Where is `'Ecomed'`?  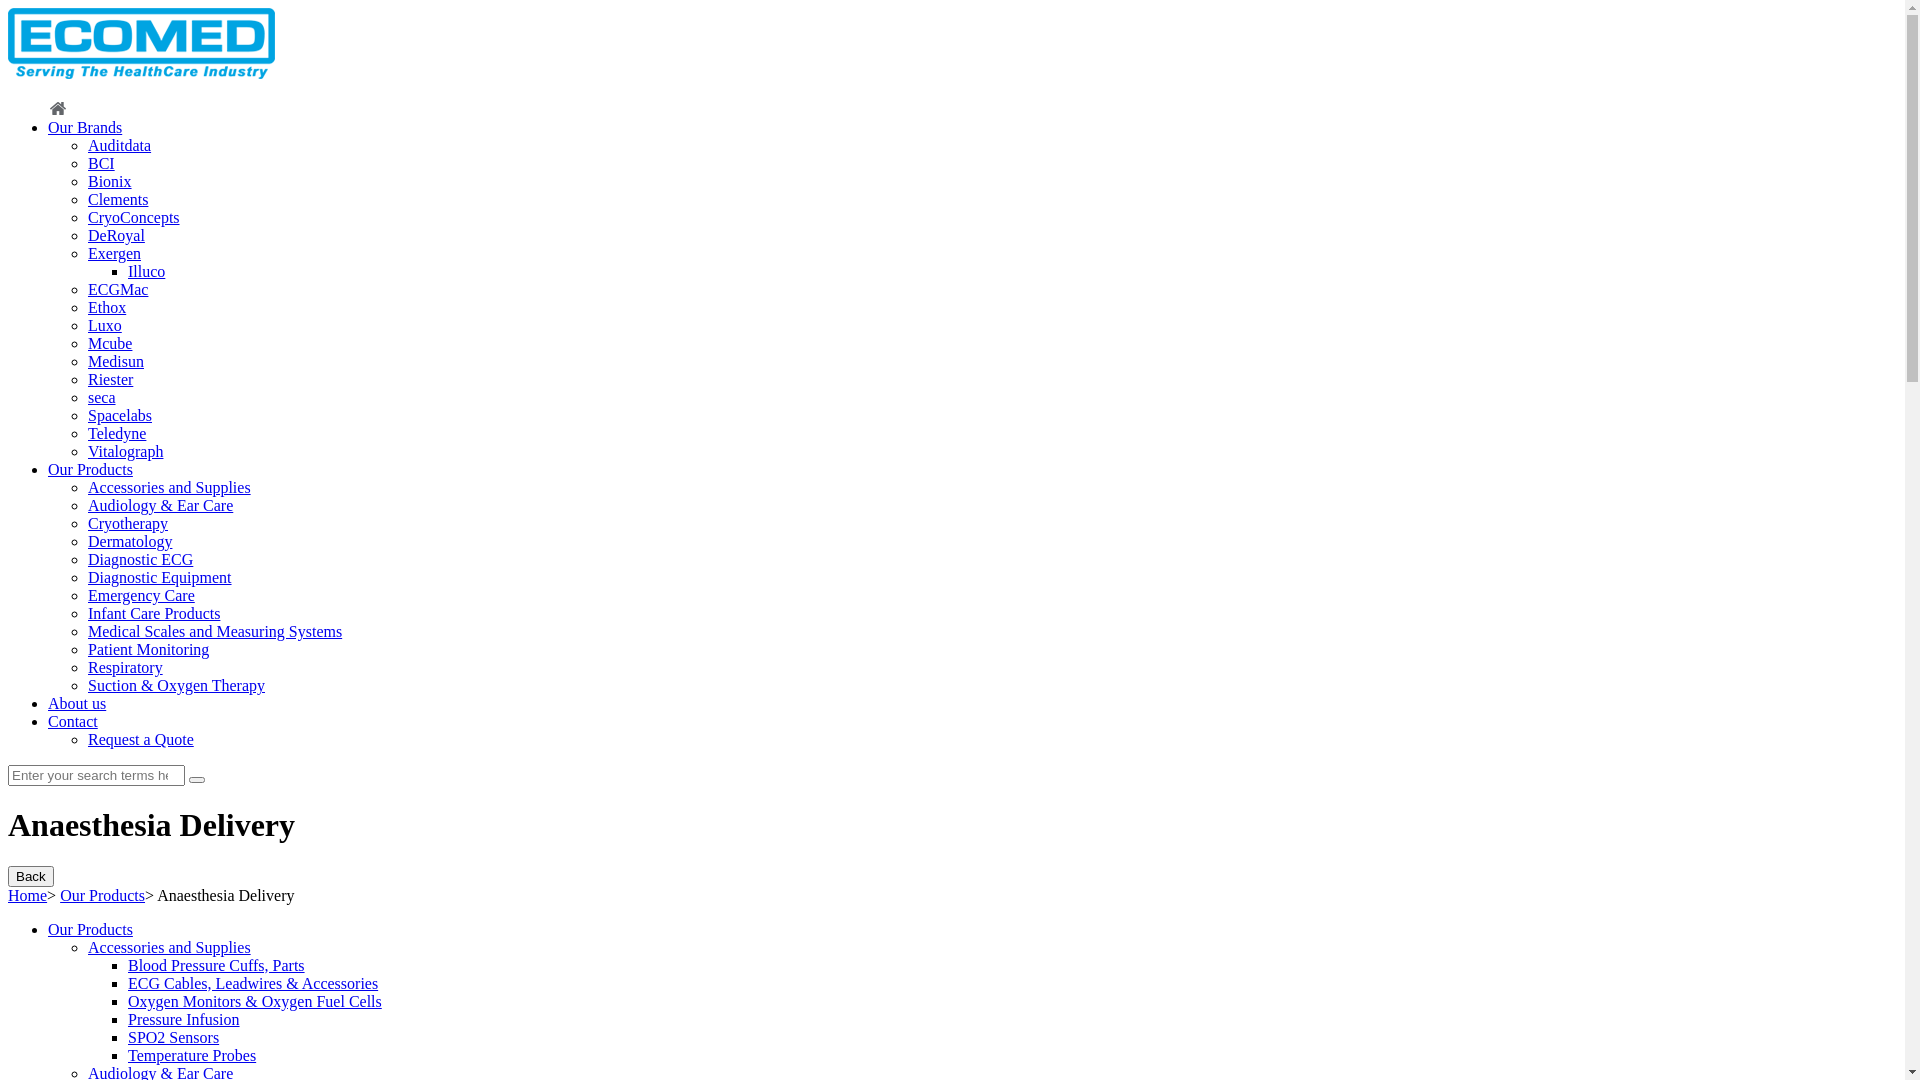
'Ecomed' is located at coordinates (140, 43).